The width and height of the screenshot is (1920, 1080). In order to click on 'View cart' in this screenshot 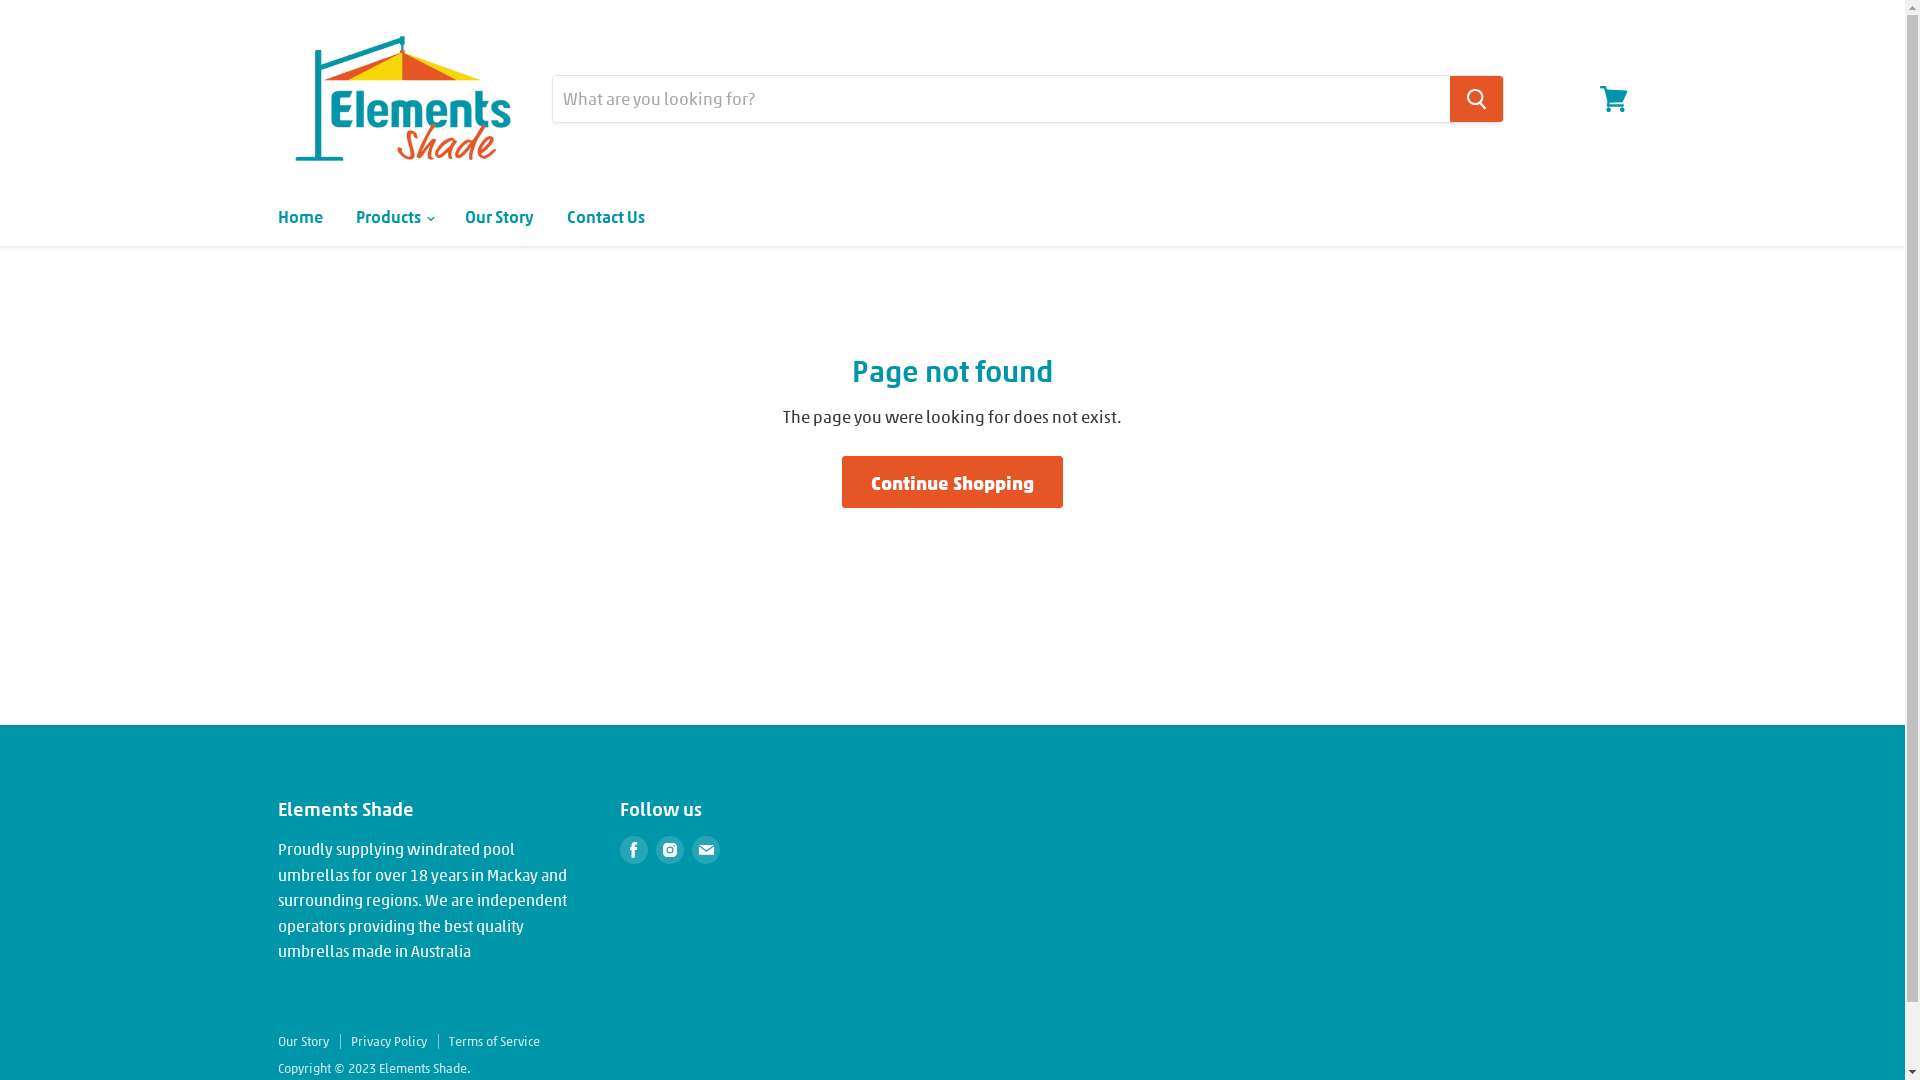, I will do `click(1588, 99)`.